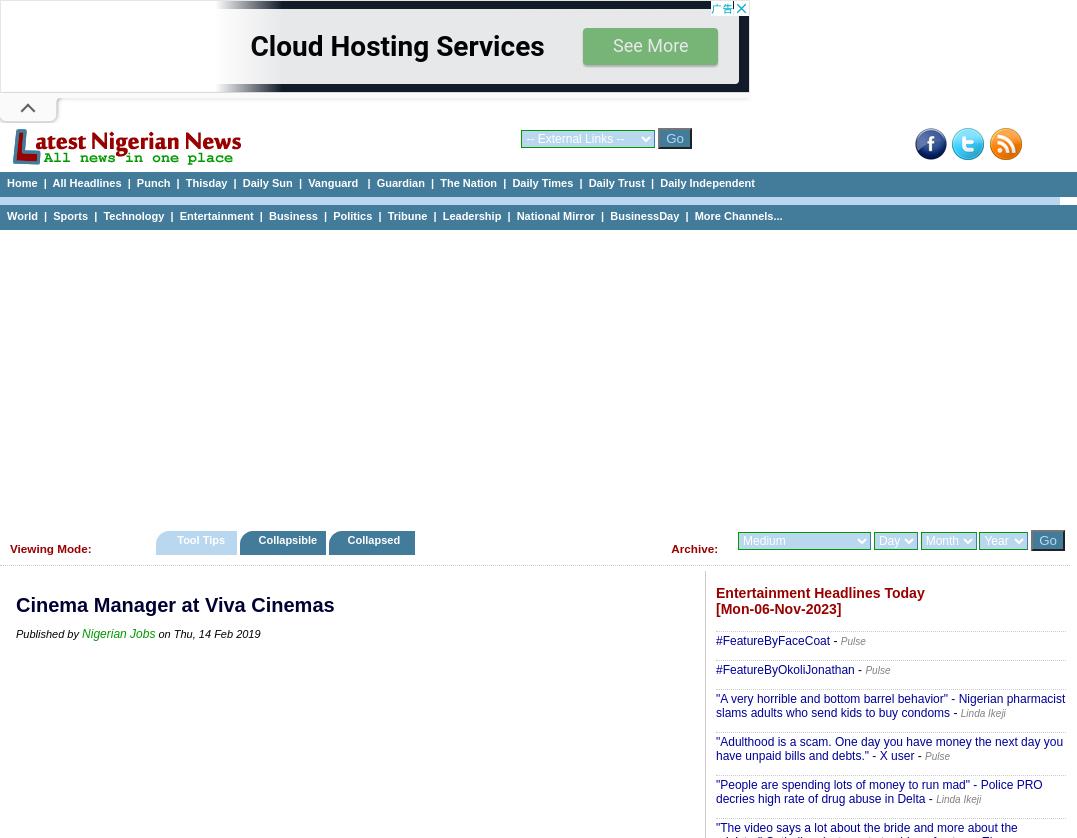 The height and width of the screenshot is (838, 1077). I want to click on 'Daily Independent', so click(659, 183).